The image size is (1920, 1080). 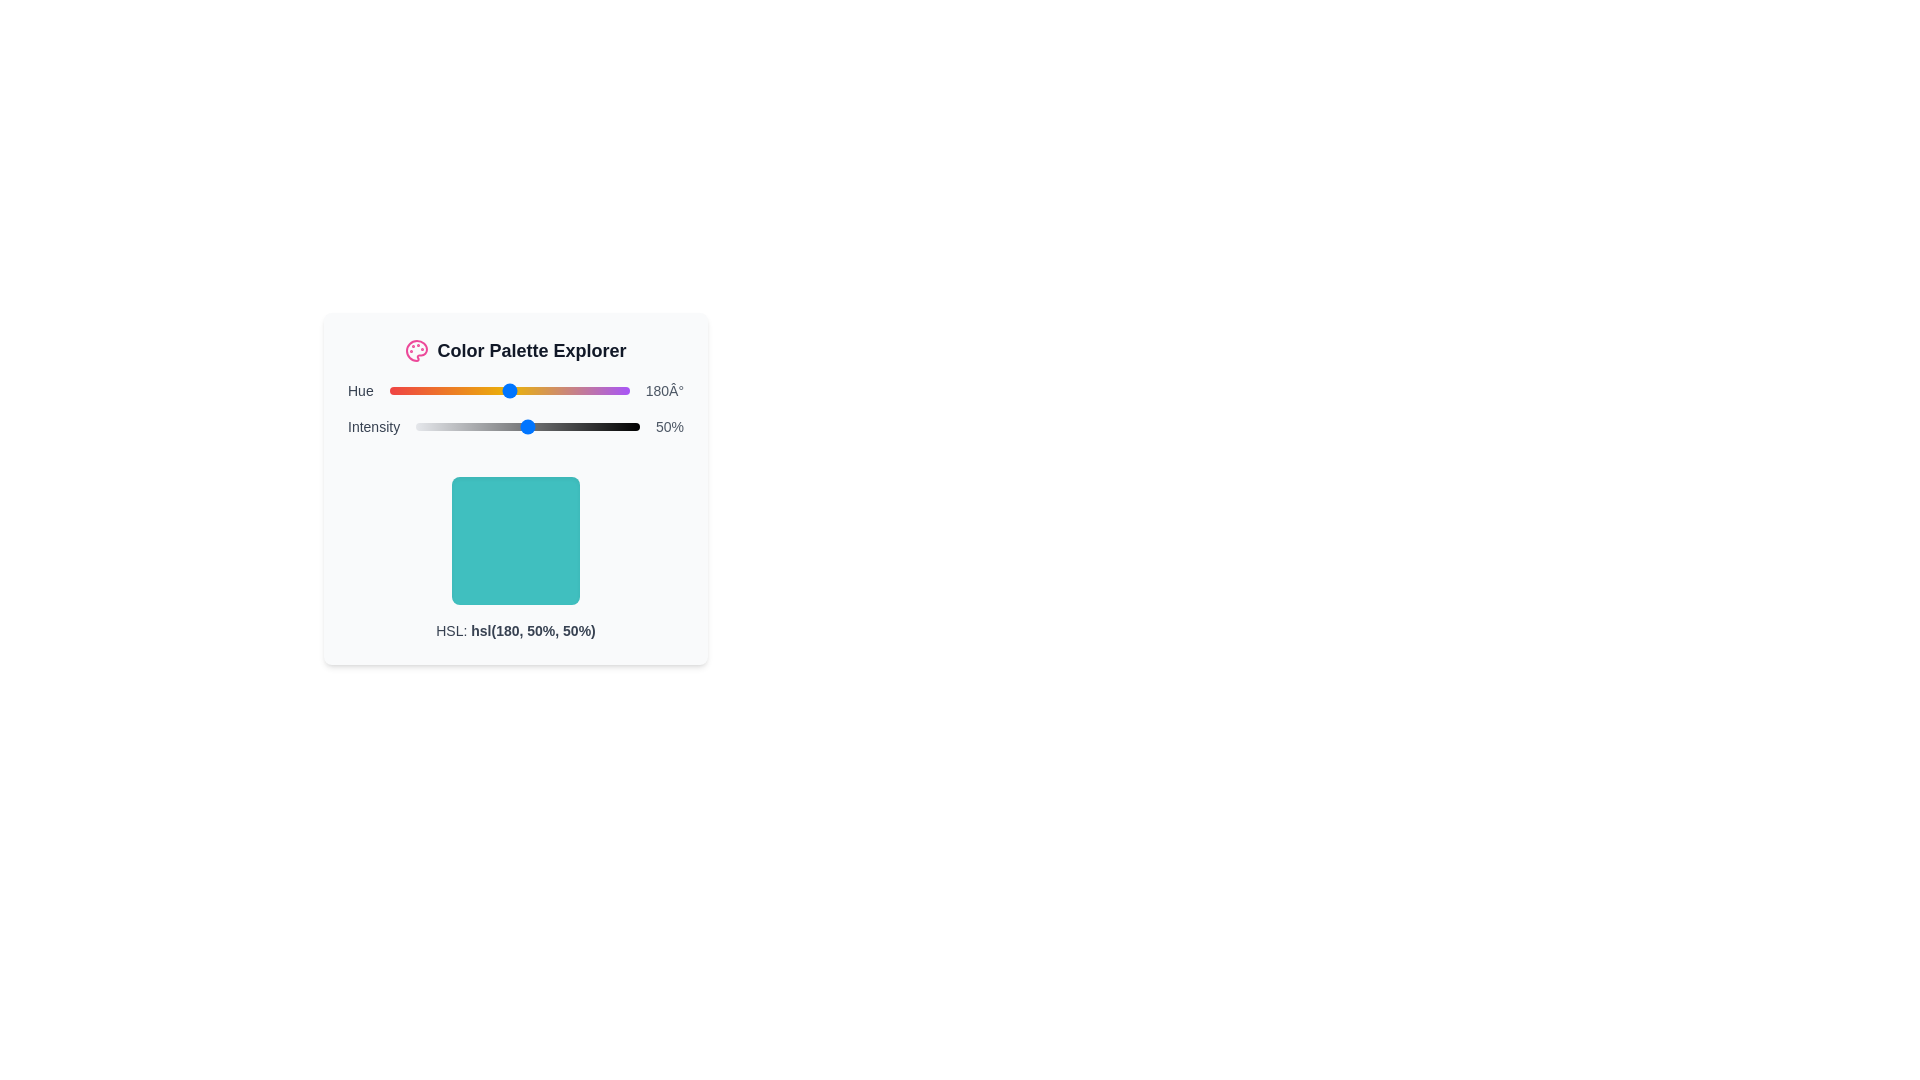 I want to click on the intensity slider to set the intensity to 19%, so click(x=457, y=426).